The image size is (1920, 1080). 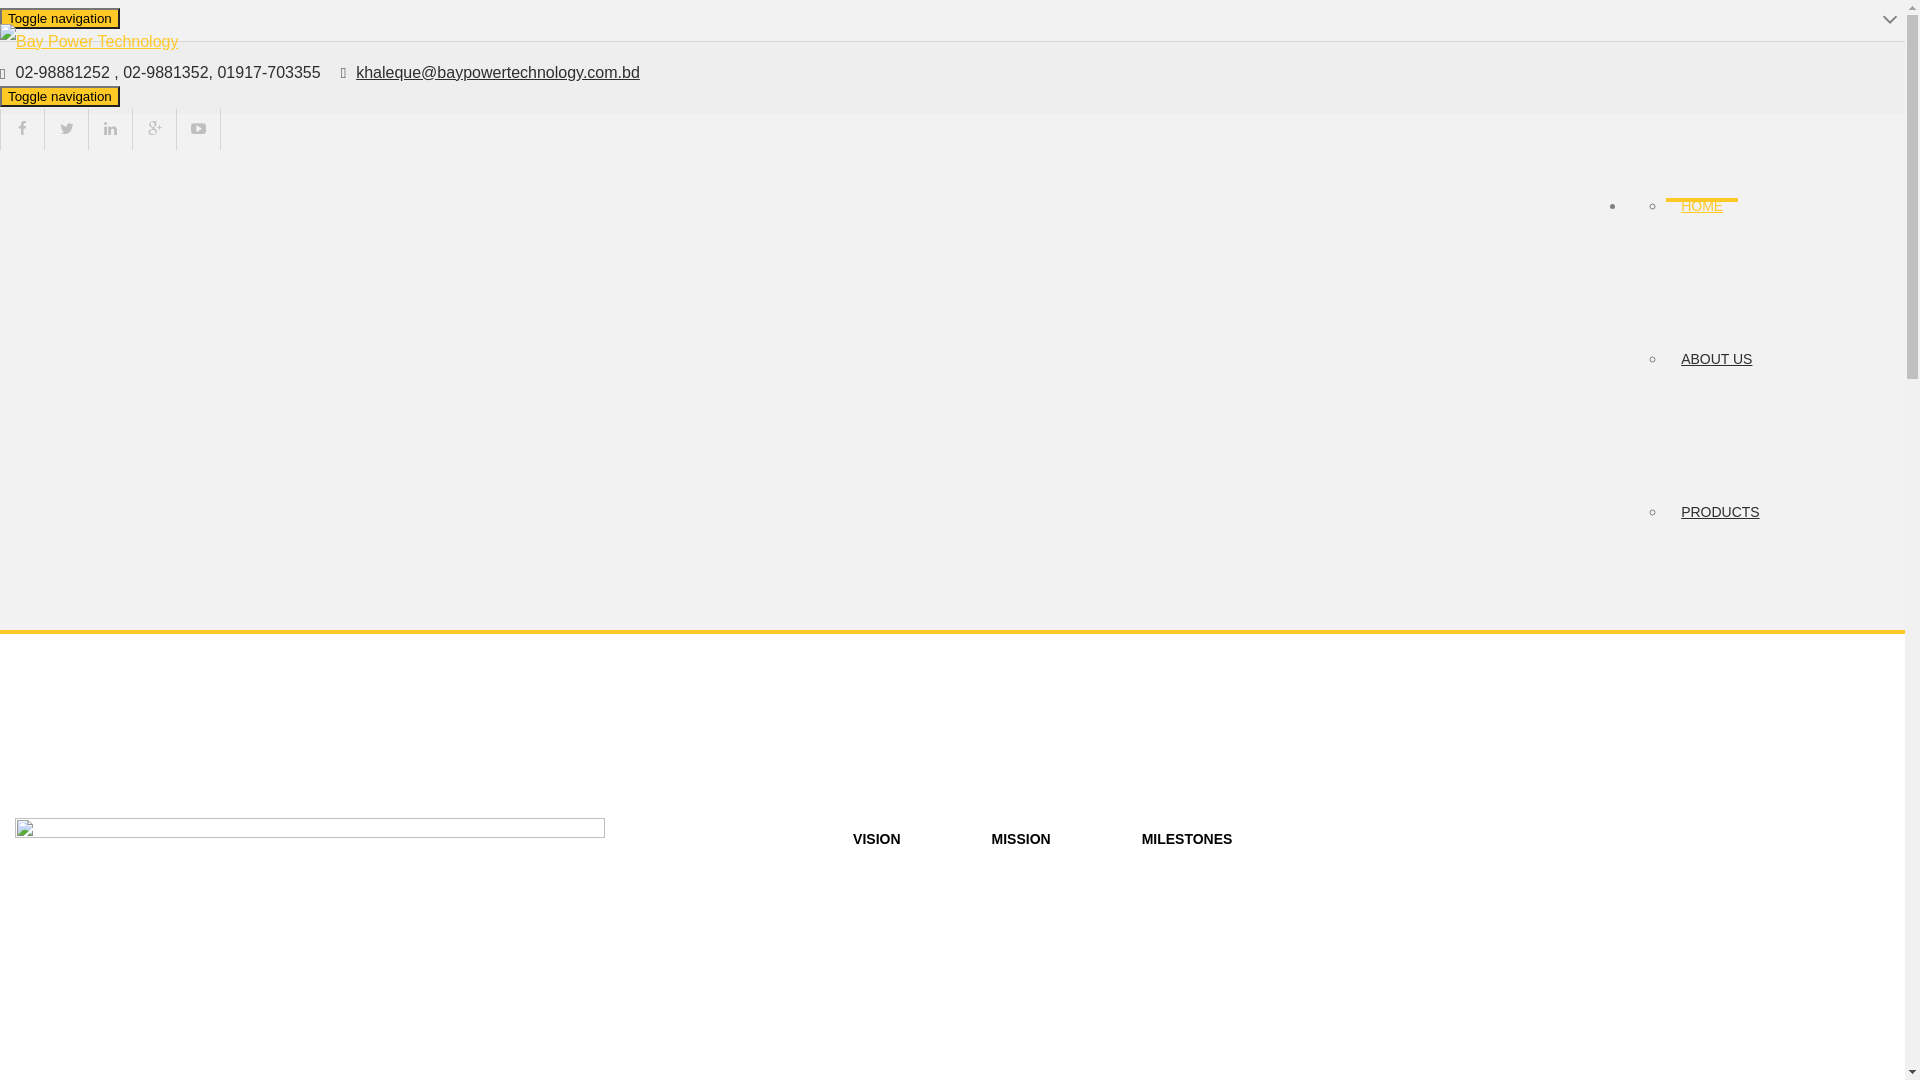 What do you see at coordinates (1187, 839) in the screenshot?
I see `'MILESTONES'` at bounding box center [1187, 839].